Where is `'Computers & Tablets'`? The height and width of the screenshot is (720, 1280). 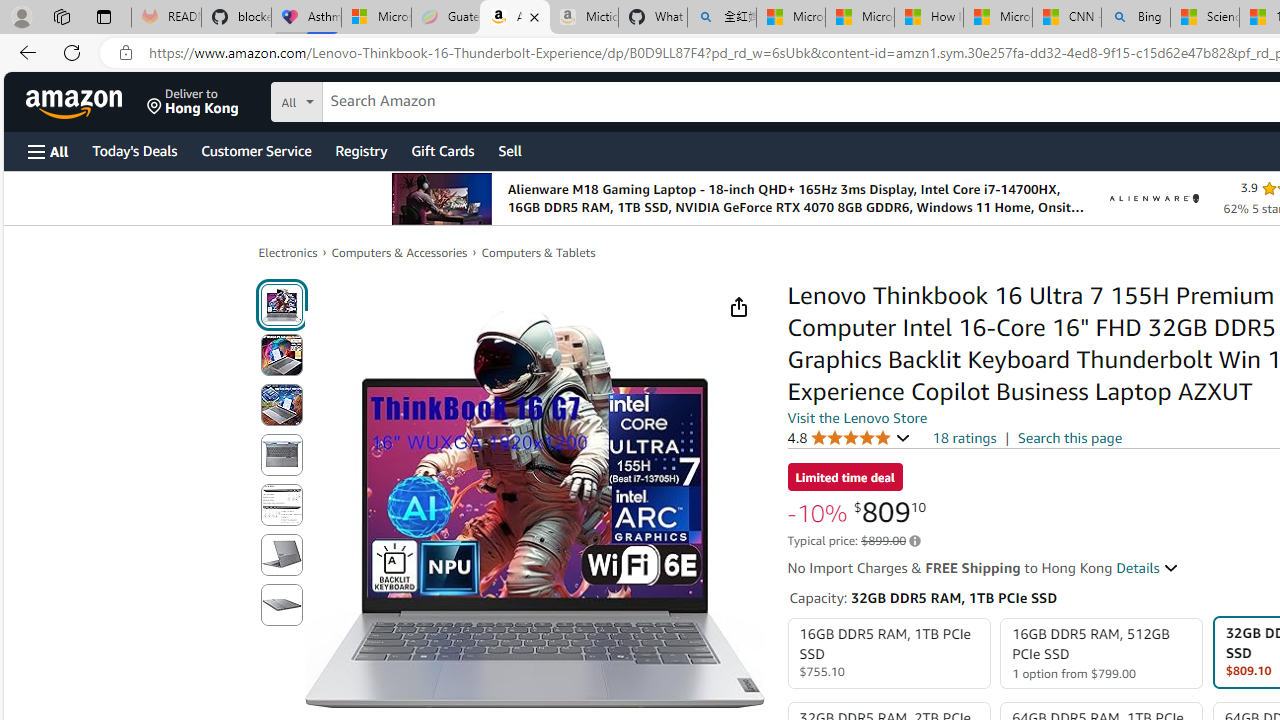
'Computers & Tablets' is located at coordinates (538, 251).